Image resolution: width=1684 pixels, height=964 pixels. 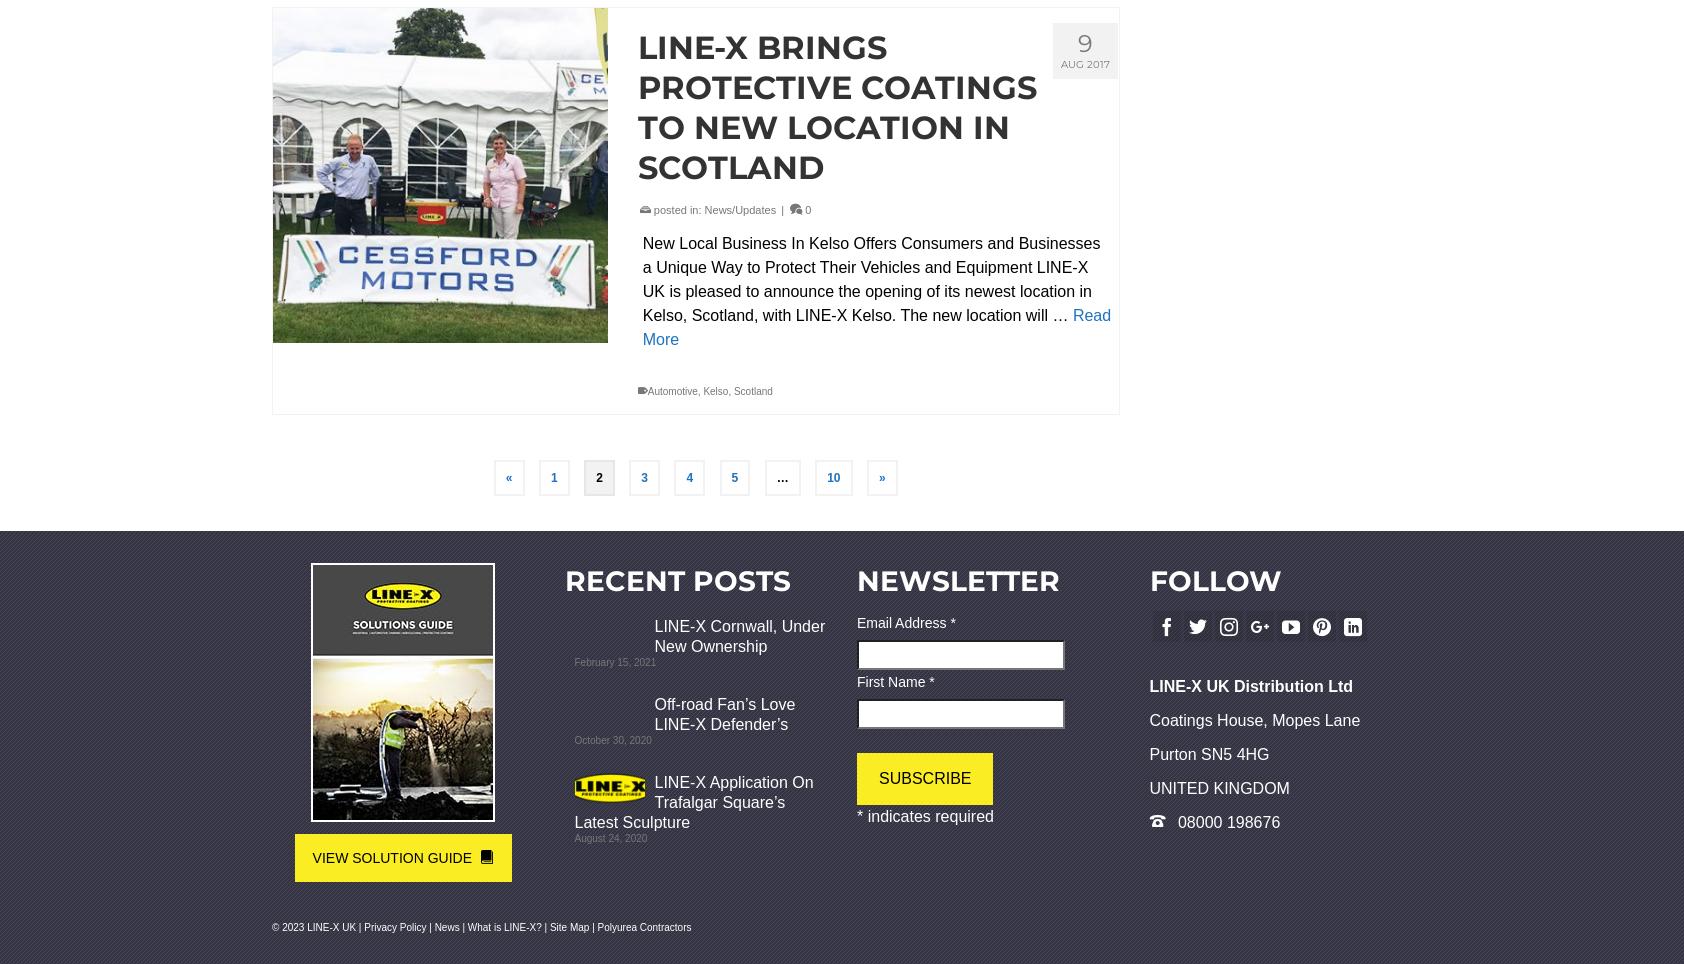 I want to click on 'Privacy Policy', so click(x=395, y=927).